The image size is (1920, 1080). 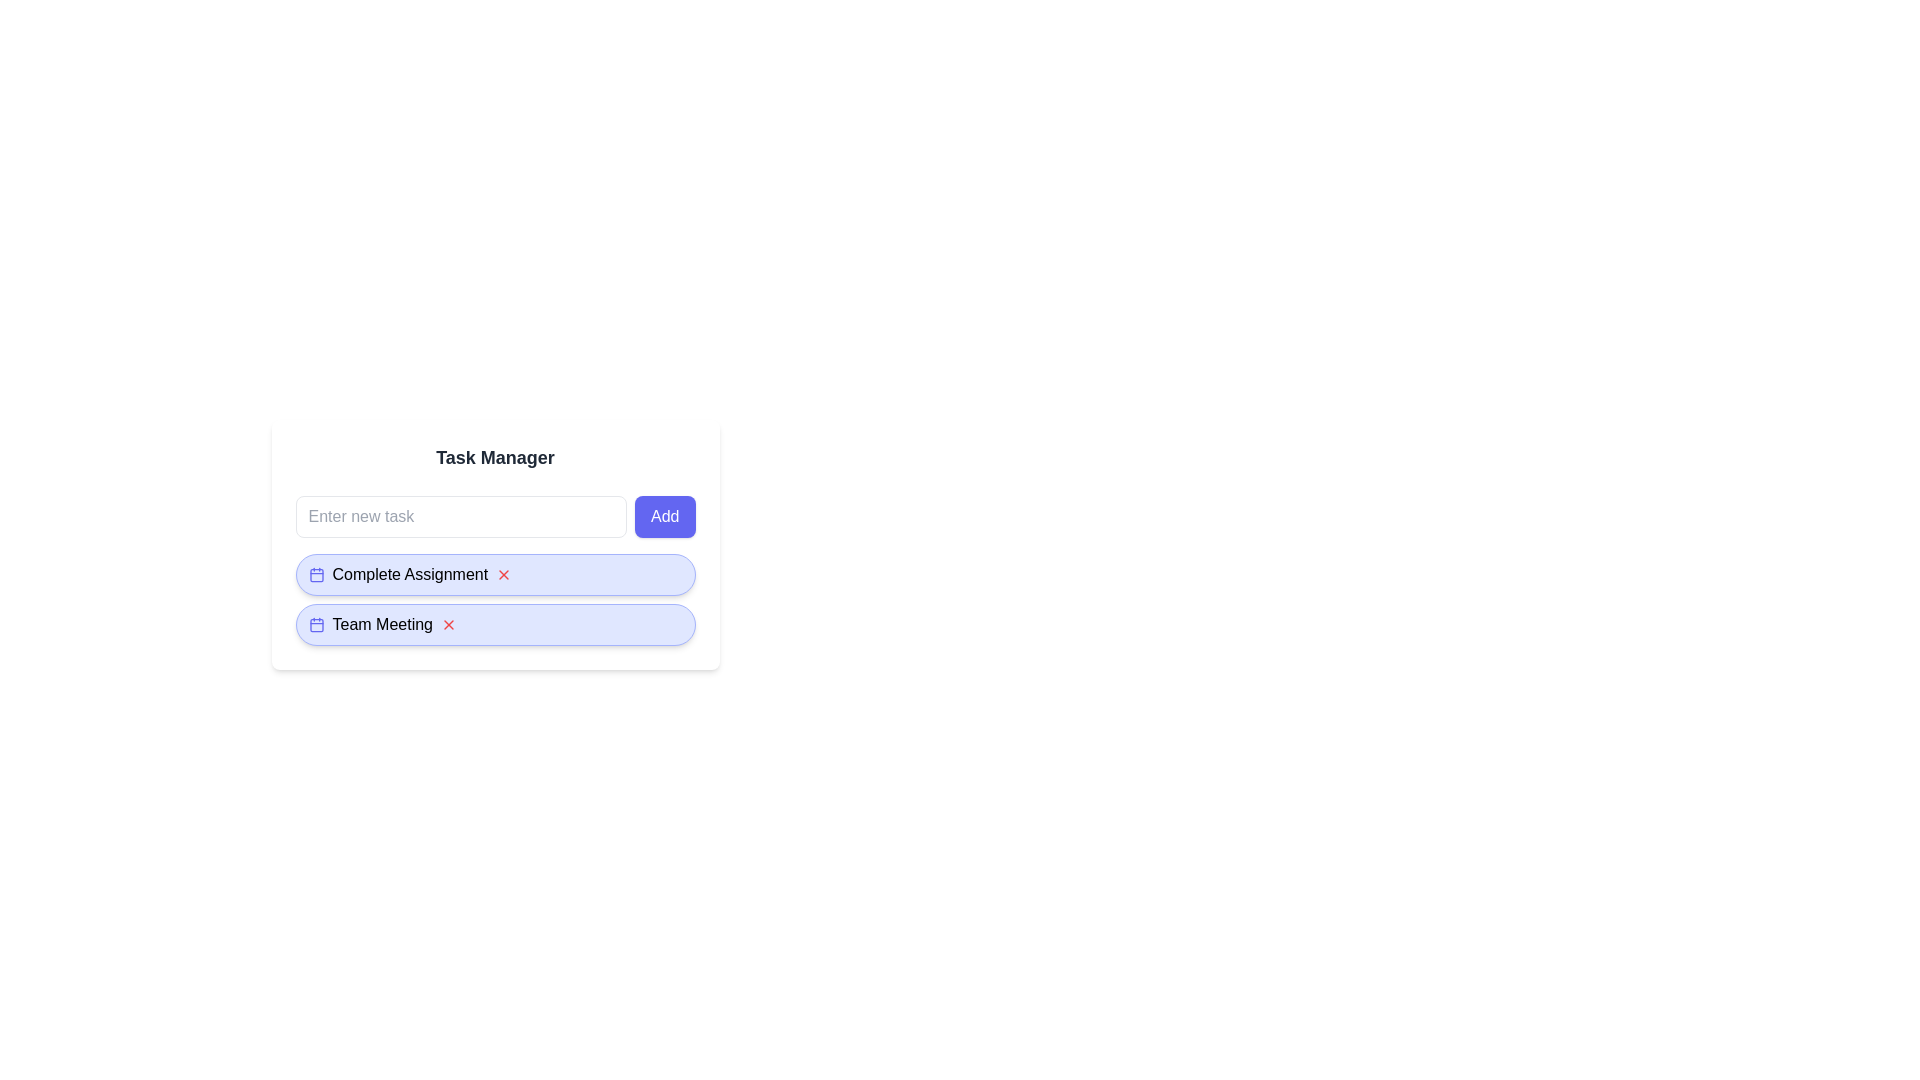 I want to click on 'X' button next to the task 'Complete Assignment' to delete it, so click(x=504, y=574).